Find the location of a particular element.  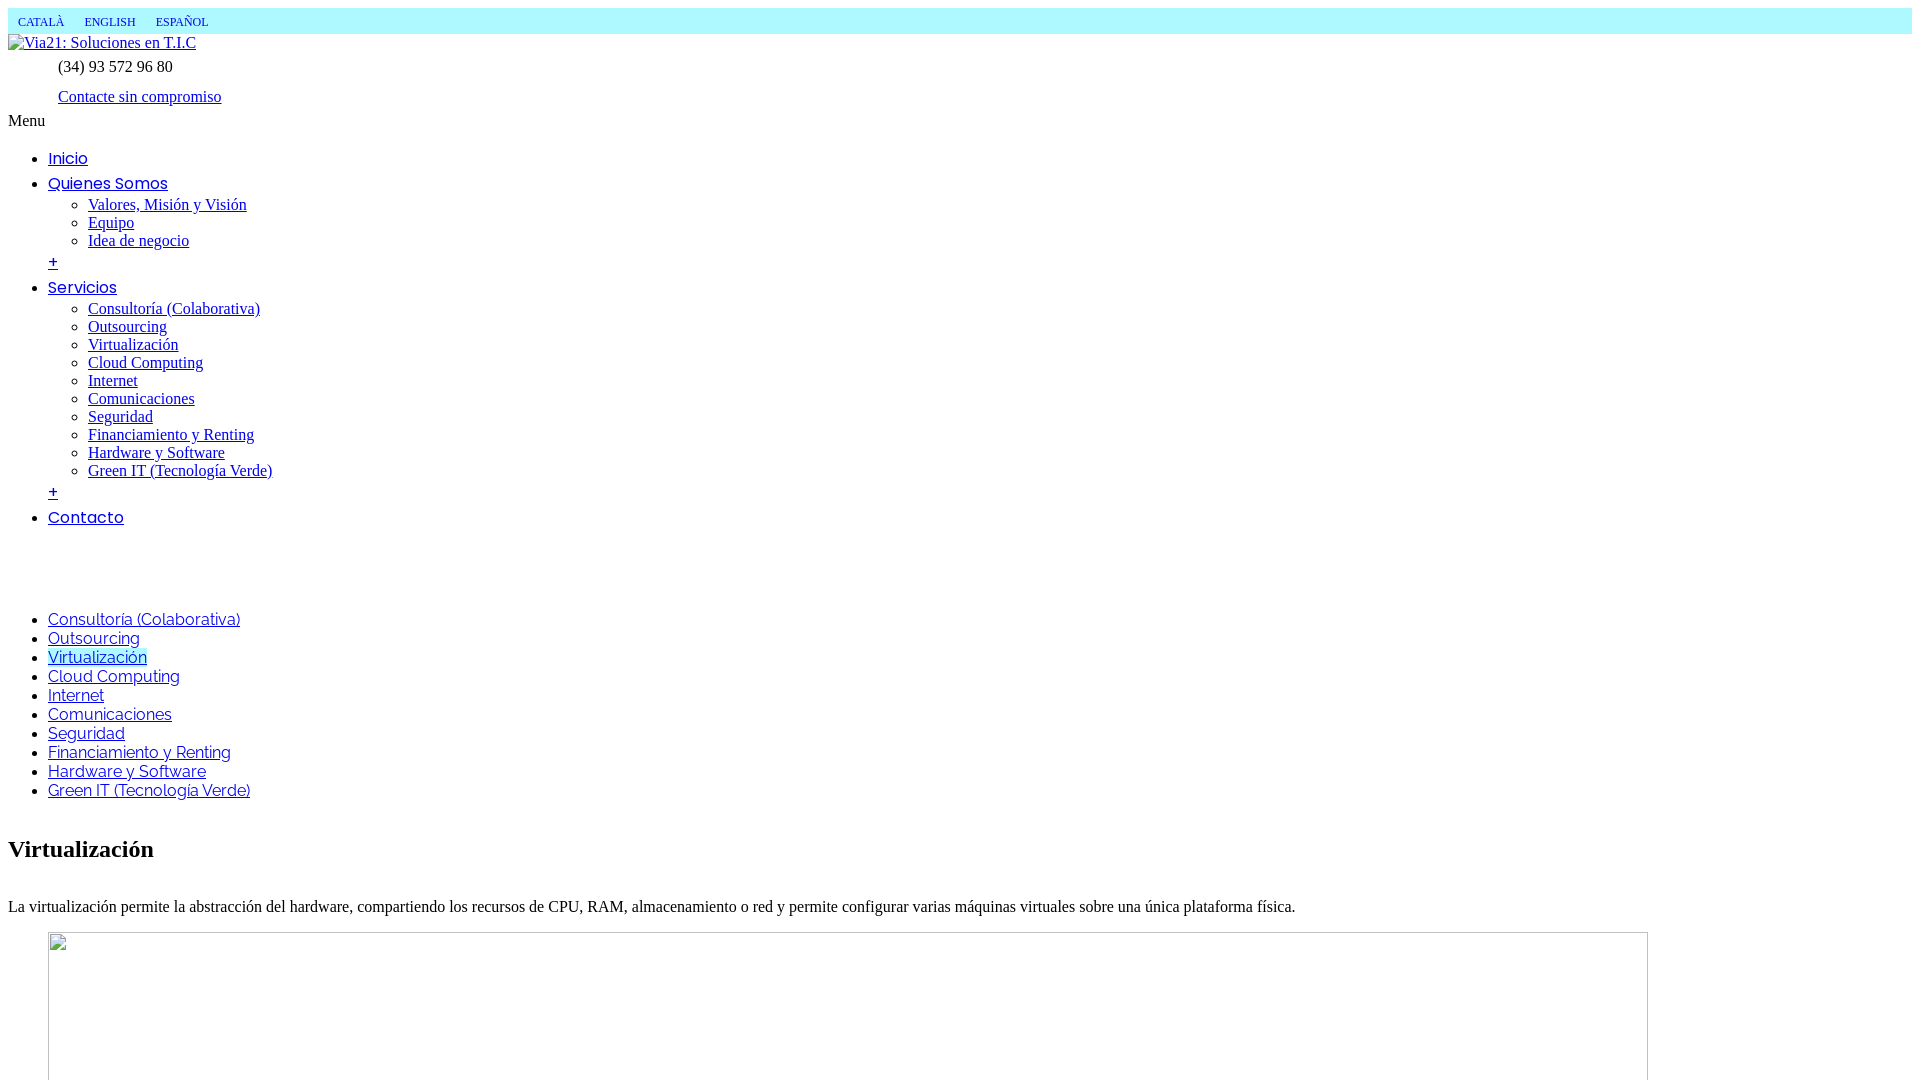

'Servicios' is located at coordinates (48, 287).